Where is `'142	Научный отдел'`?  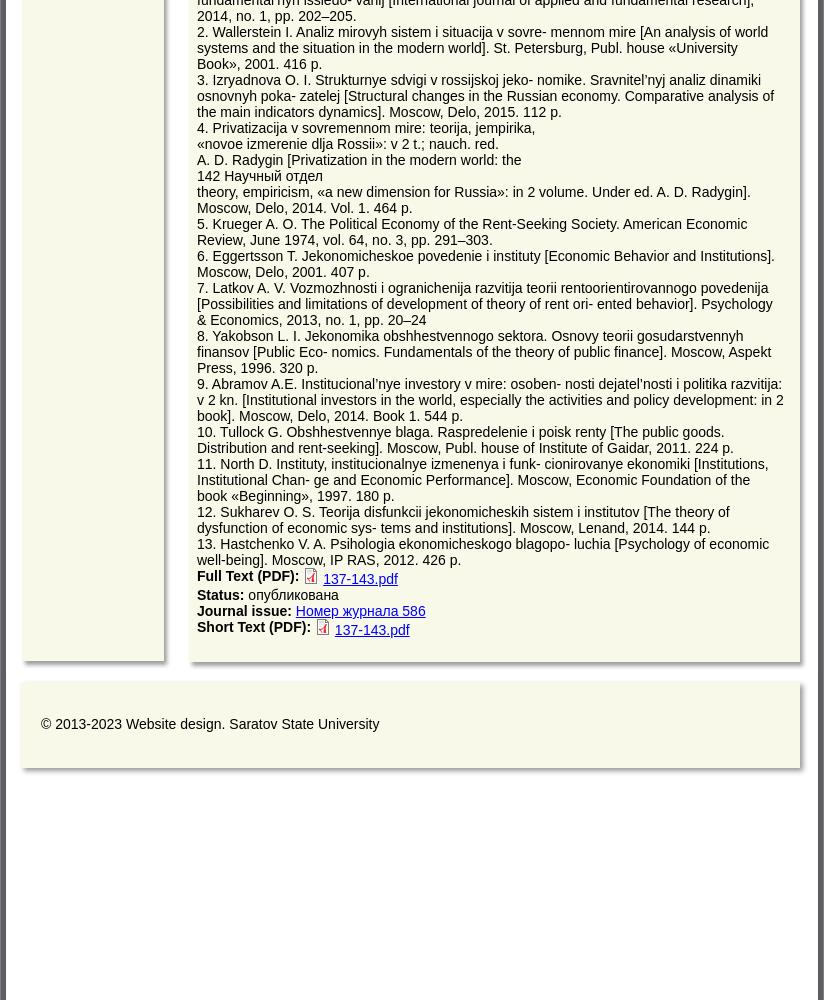
'142	Научный отдел' is located at coordinates (197, 176).